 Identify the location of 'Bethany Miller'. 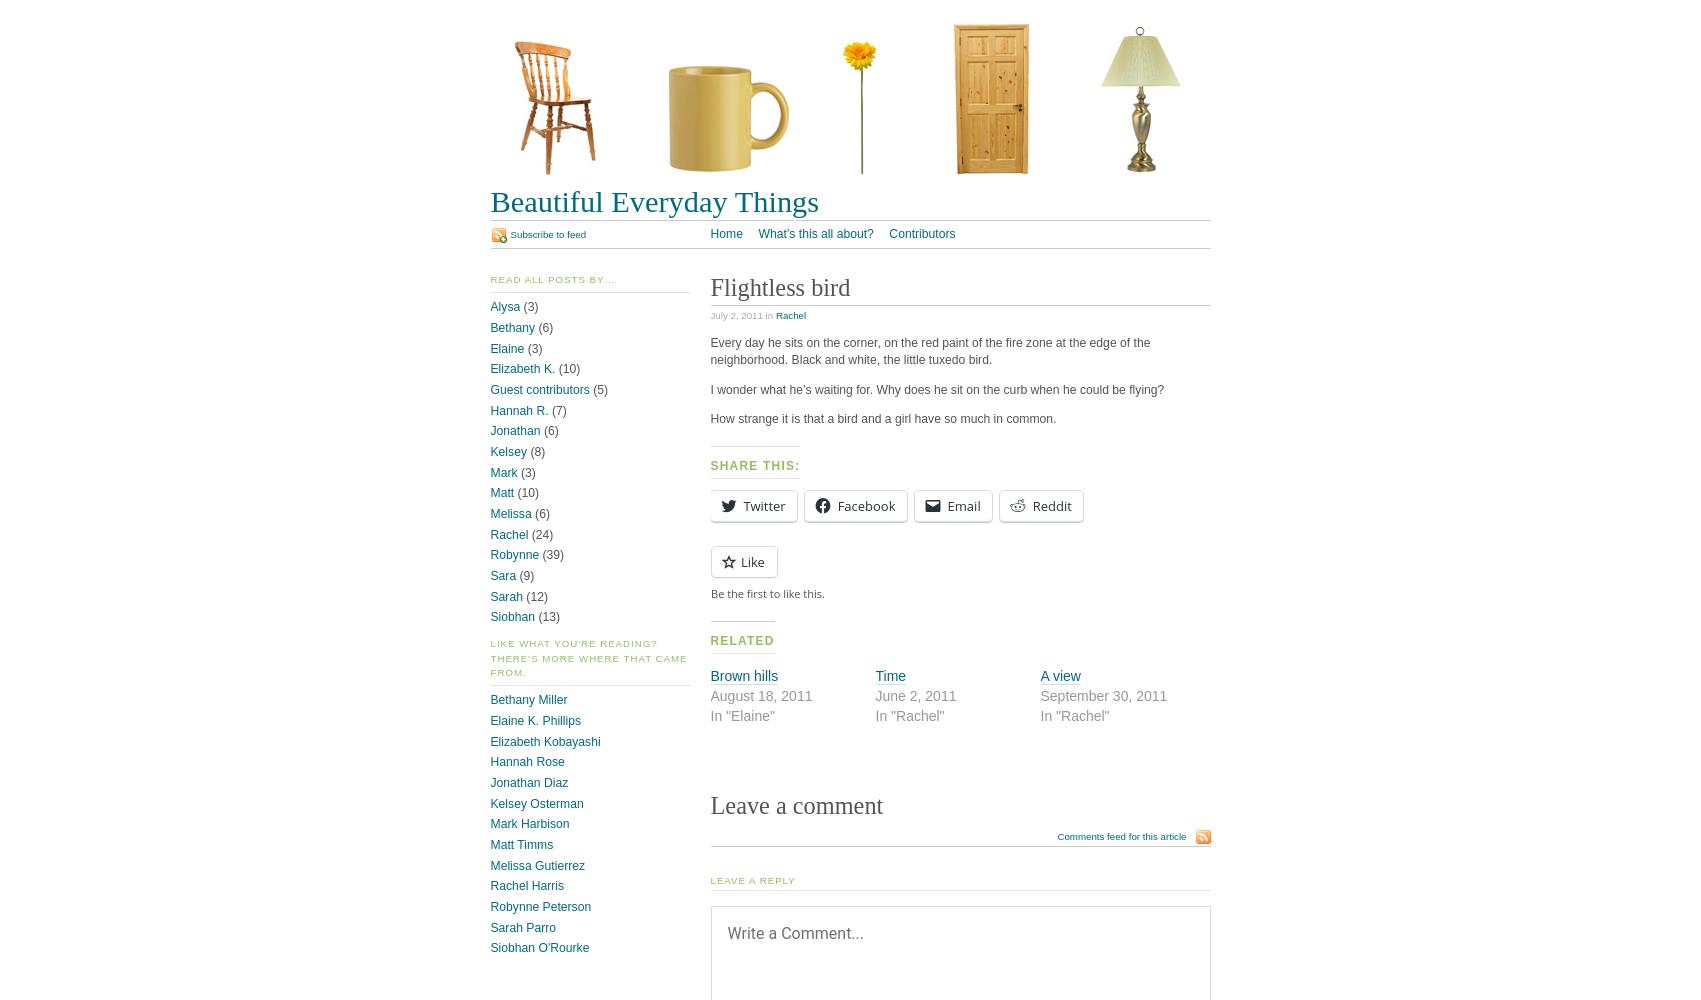
(528, 699).